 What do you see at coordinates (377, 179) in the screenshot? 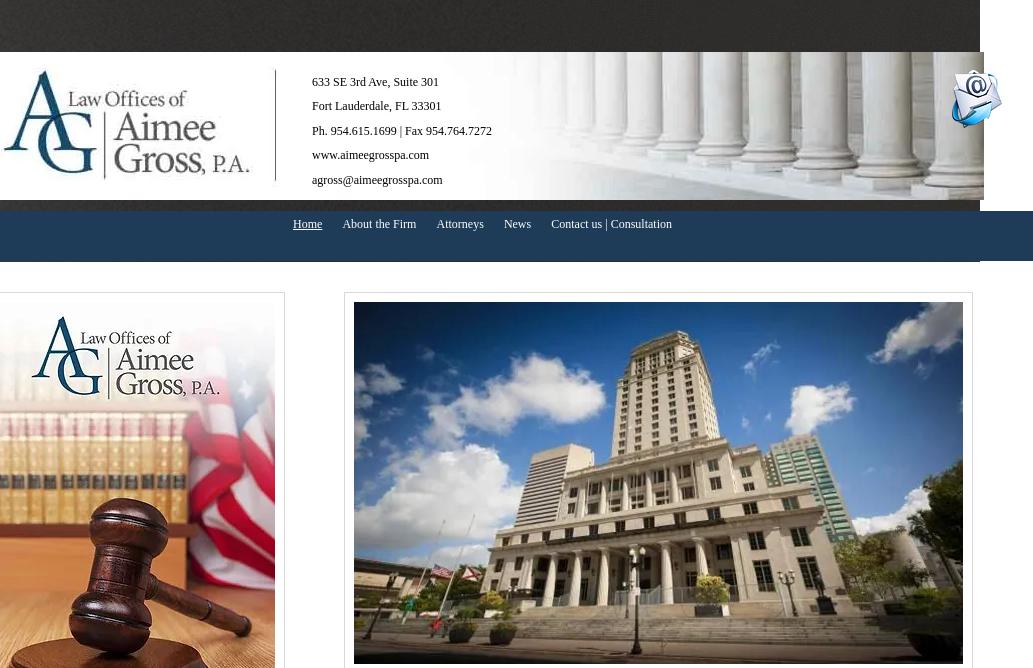
I see `'agross@aimeegrosspa.com'` at bounding box center [377, 179].